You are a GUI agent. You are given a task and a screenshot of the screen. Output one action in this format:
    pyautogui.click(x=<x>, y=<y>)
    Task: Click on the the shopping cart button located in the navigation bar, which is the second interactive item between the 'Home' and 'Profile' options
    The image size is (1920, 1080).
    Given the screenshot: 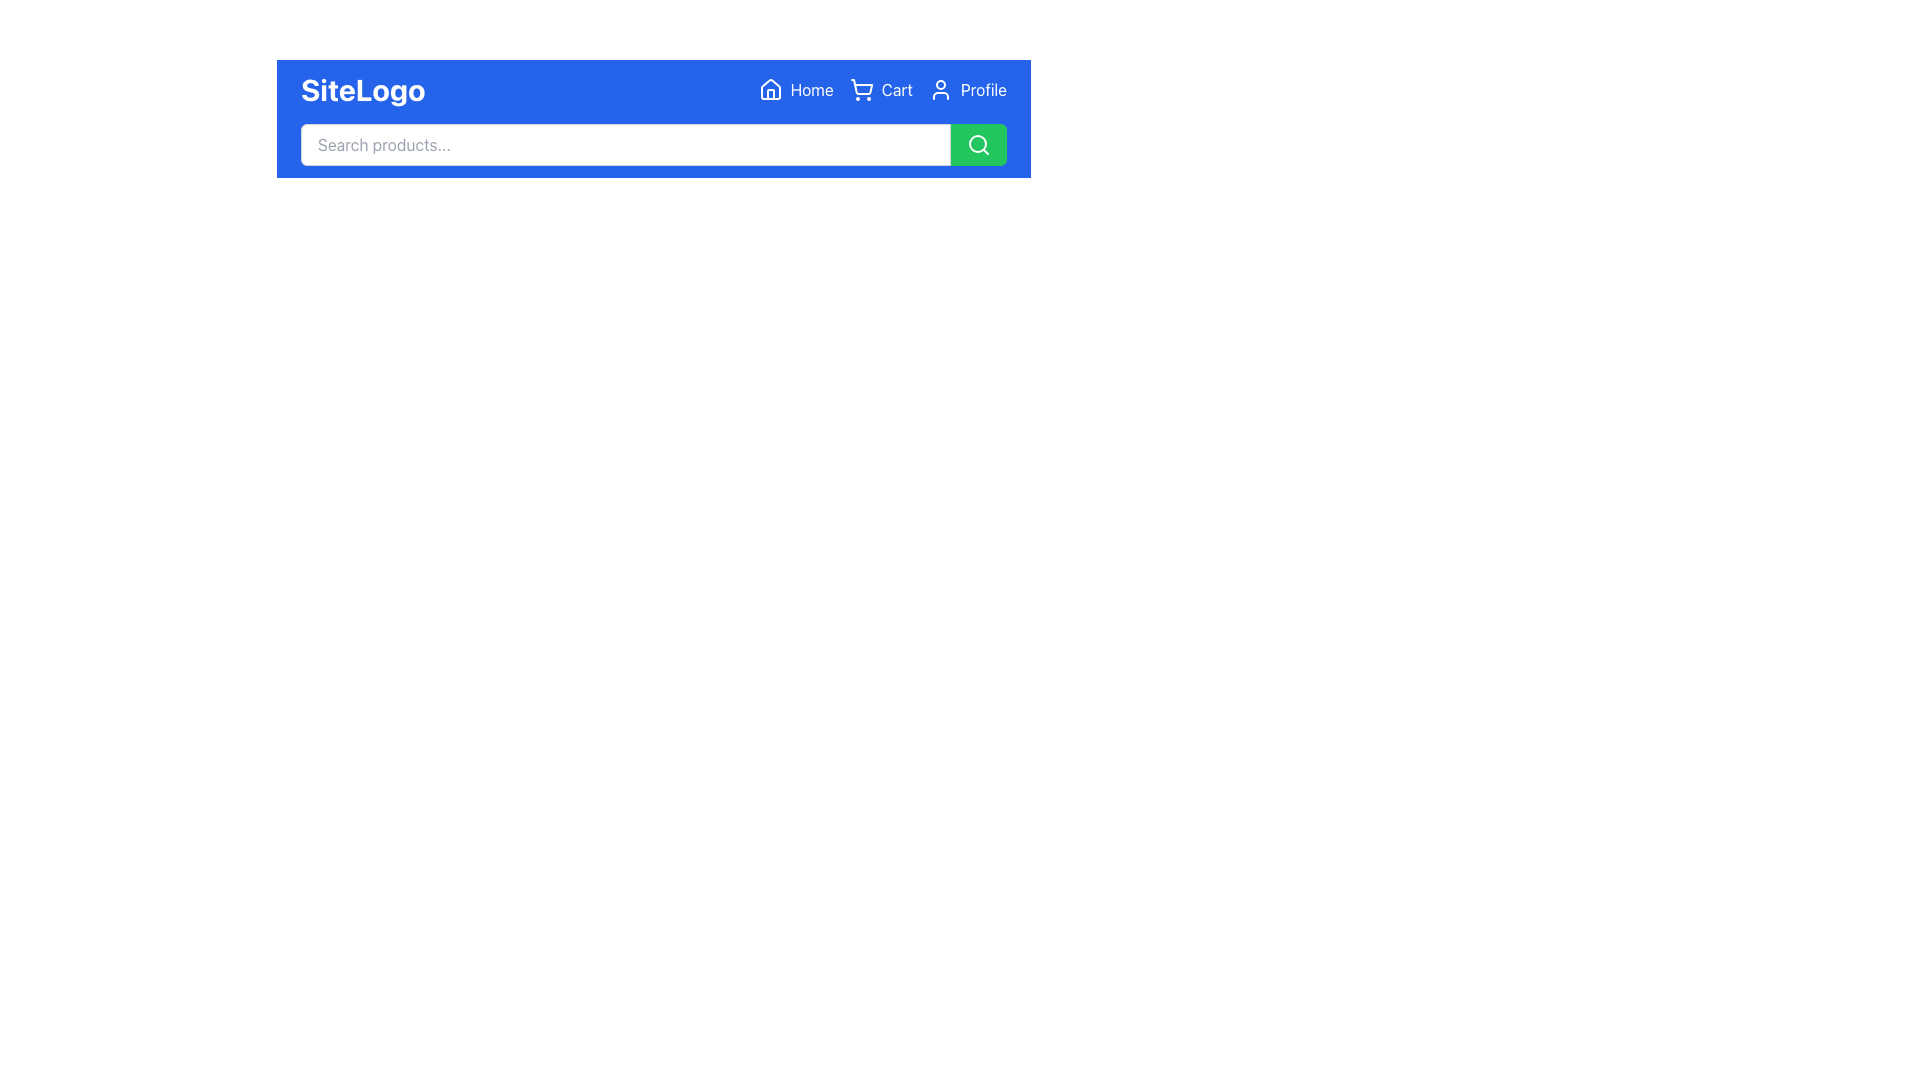 What is the action you would take?
    pyautogui.click(x=880, y=88)
    